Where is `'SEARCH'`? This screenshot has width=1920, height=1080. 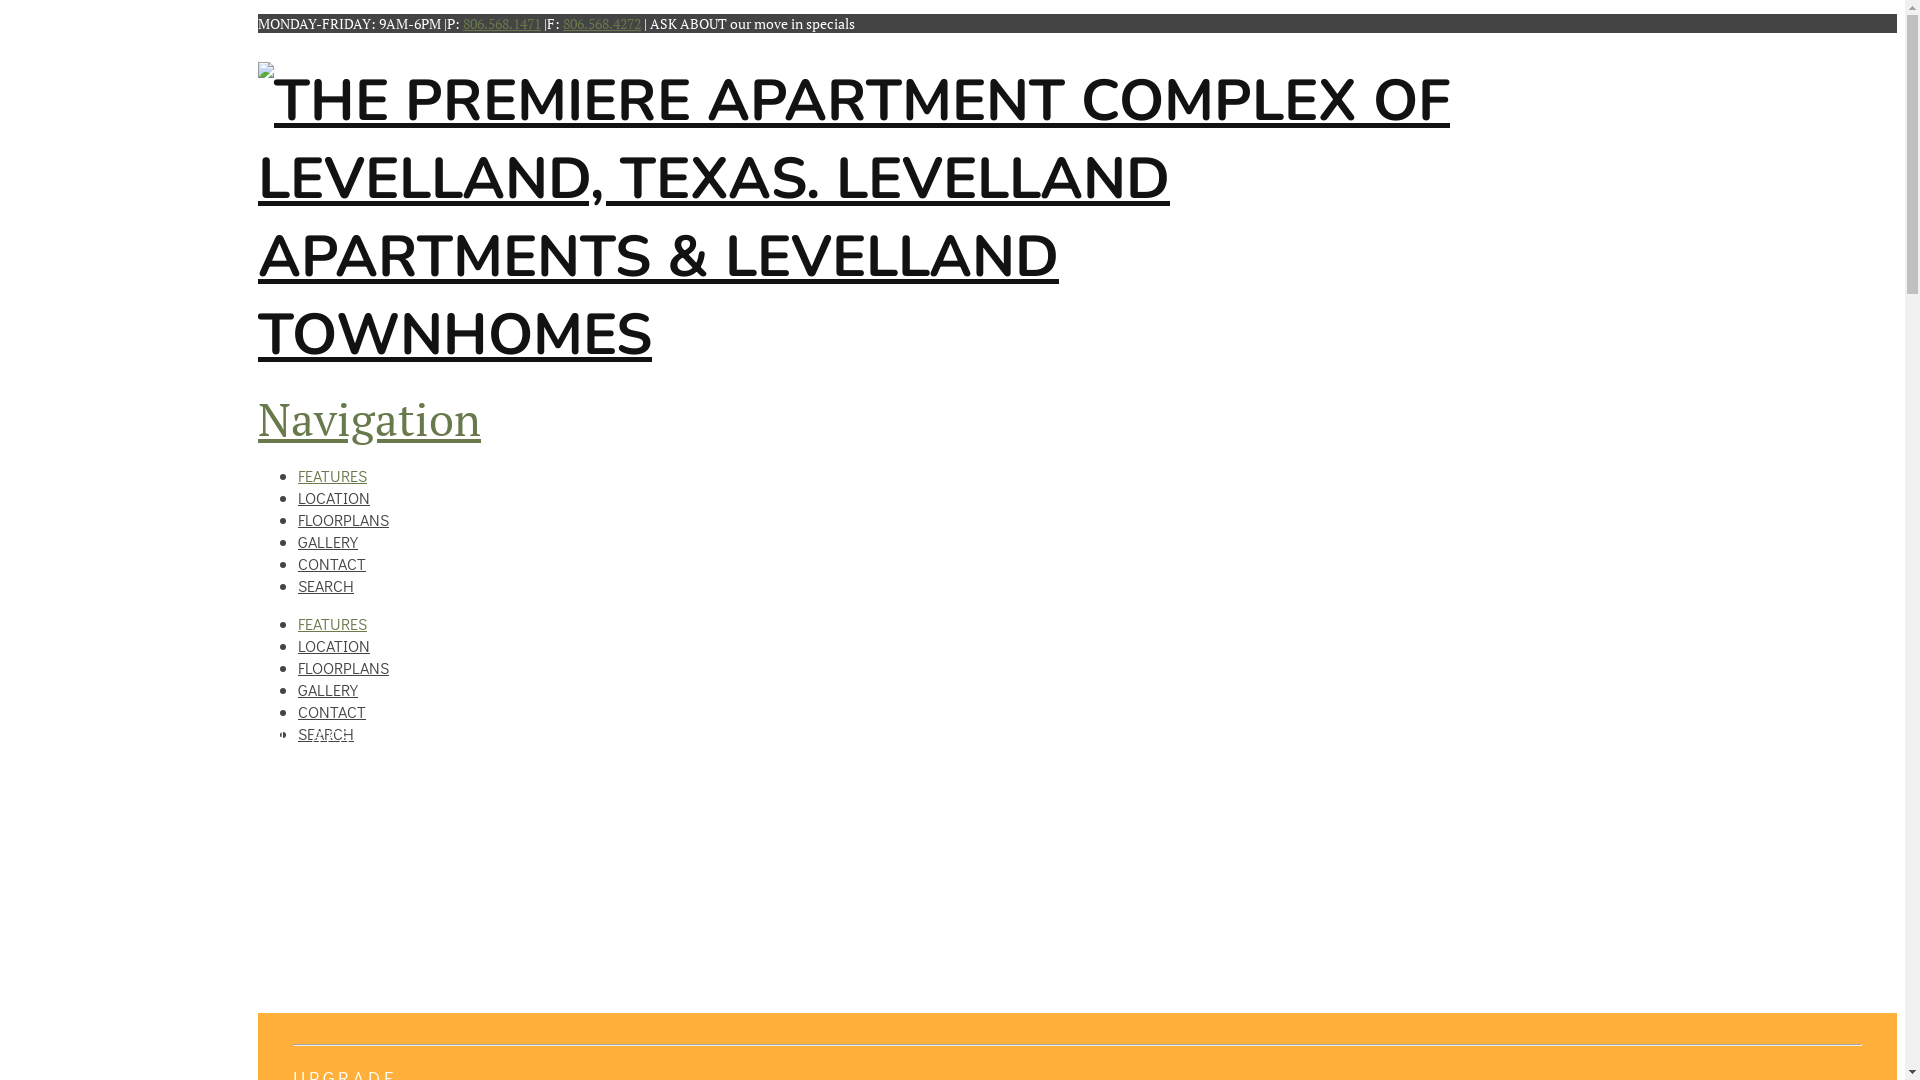 'SEARCH' is located at coordinates (326, 733).